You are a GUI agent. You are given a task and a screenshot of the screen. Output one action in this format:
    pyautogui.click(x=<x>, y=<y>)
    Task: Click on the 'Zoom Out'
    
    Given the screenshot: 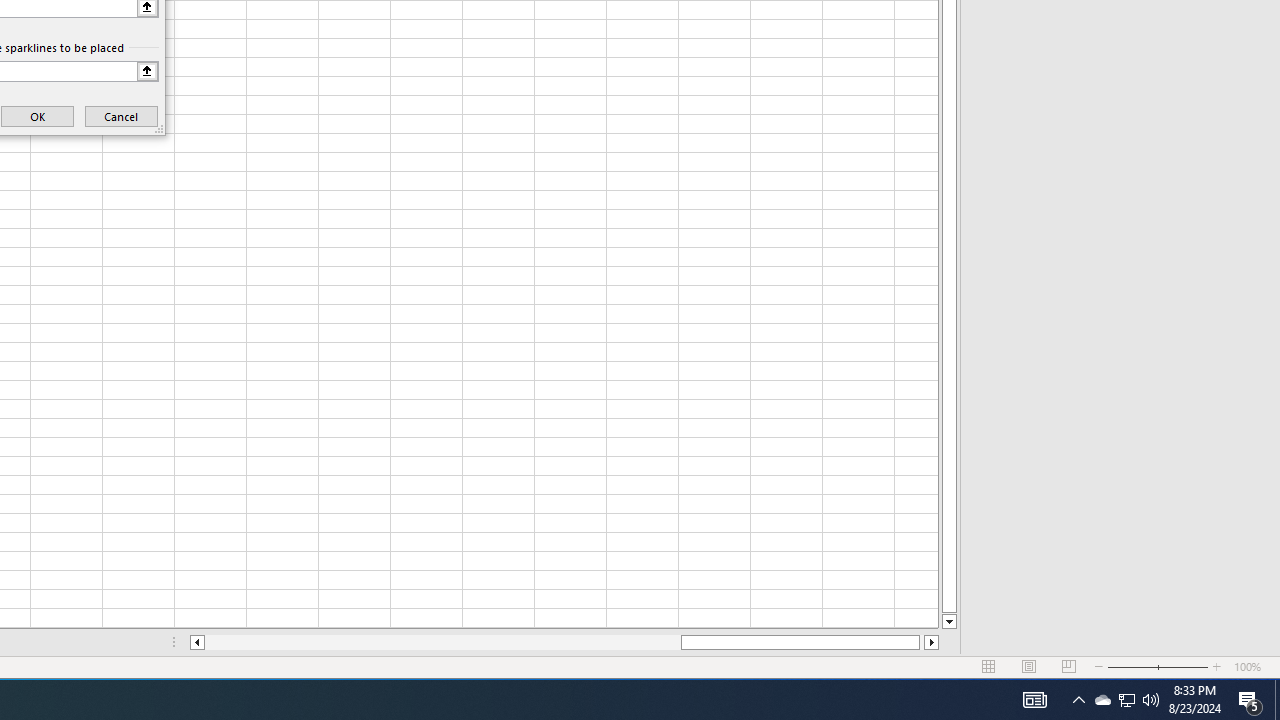 What is the action you would take?
    pyautogui.click(x=1132, y=667)
    